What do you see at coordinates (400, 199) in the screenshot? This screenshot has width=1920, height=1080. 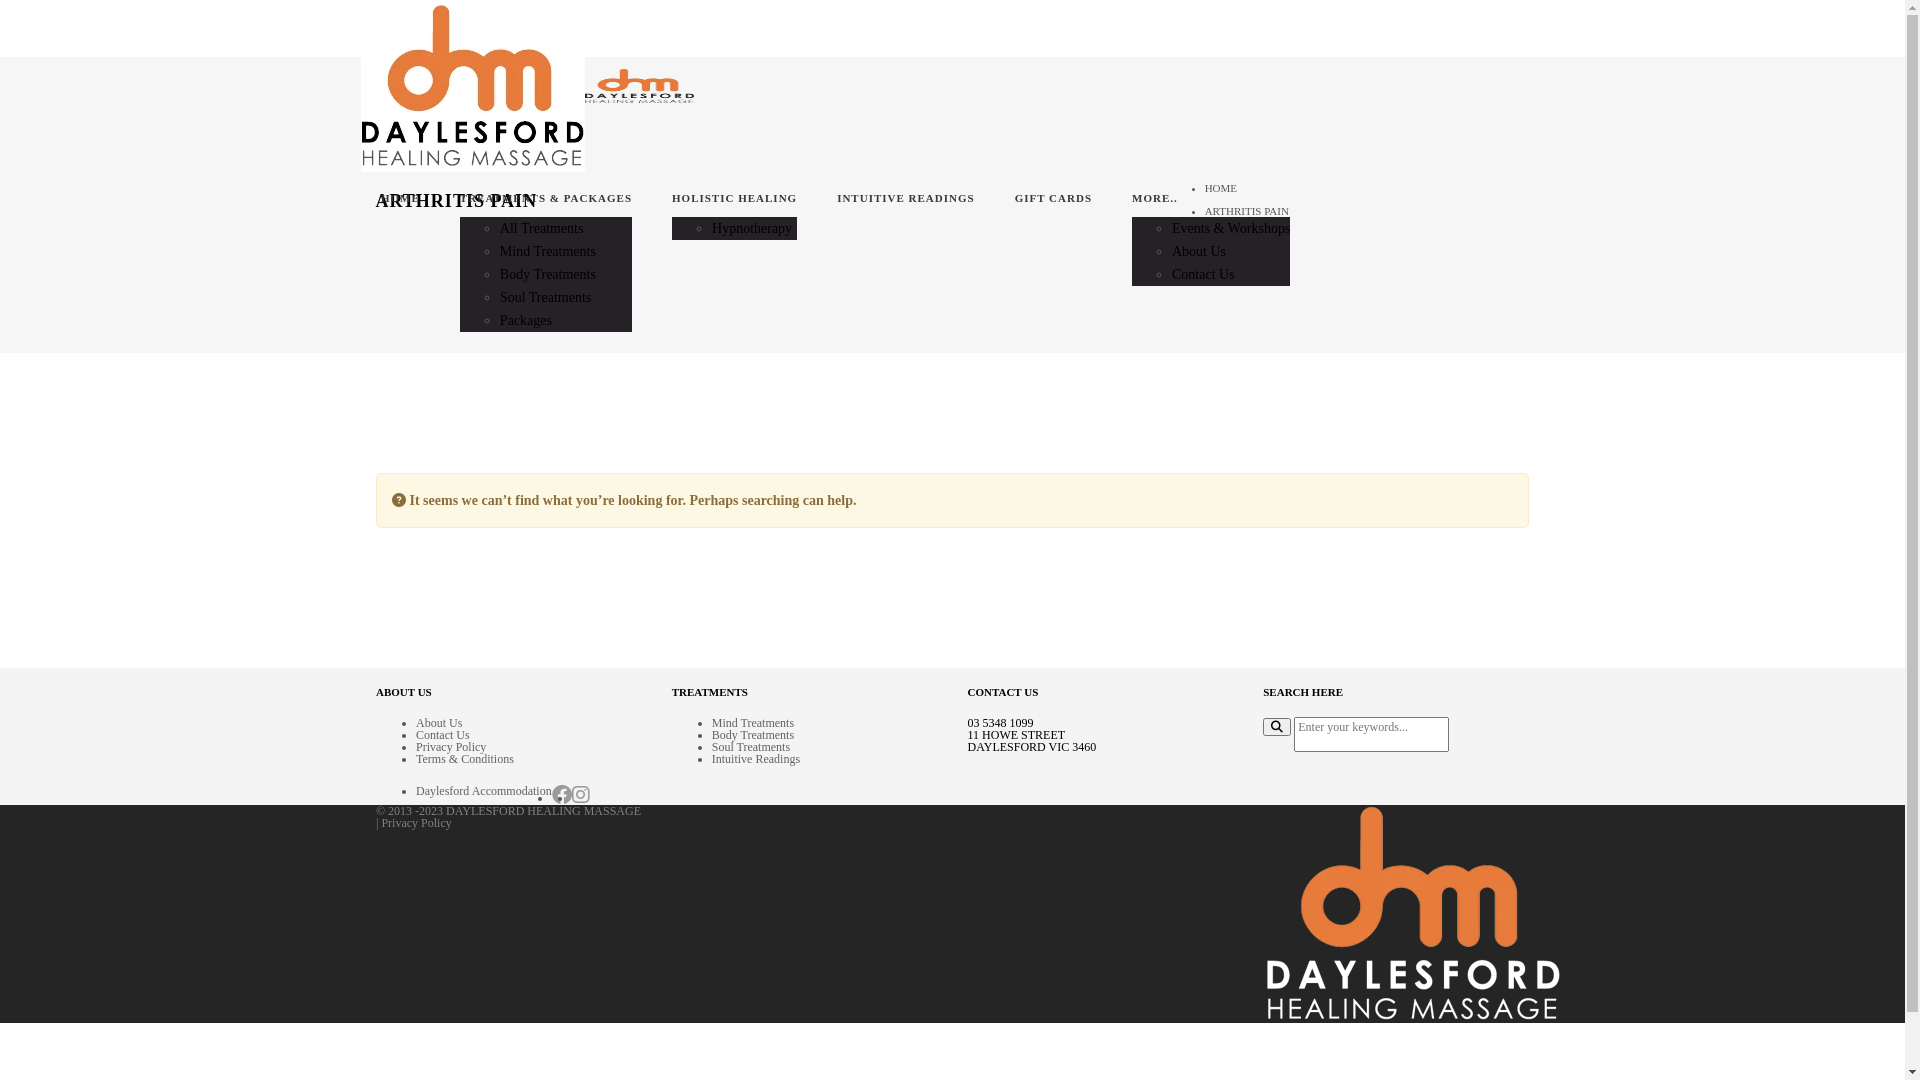 I see `'HOME'` at bounding box center [400, 199].